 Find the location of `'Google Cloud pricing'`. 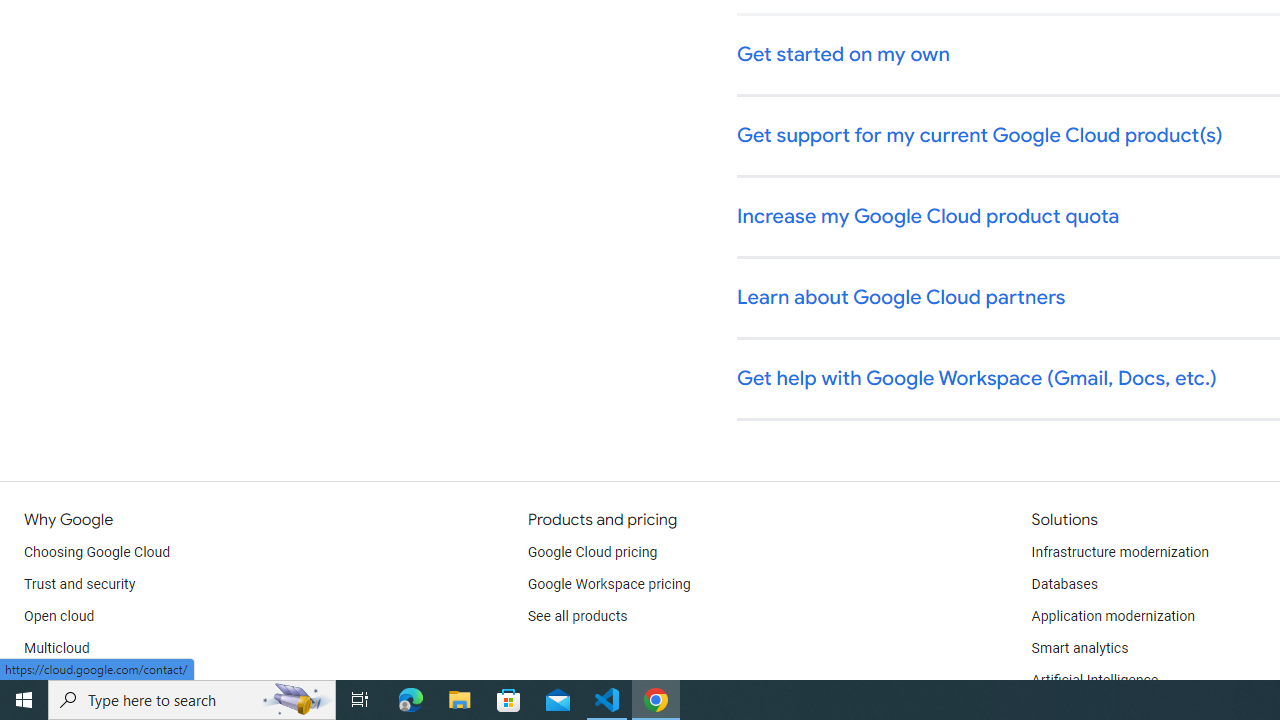

'Google Cloud pricing' is located at coordinates (591, 552).